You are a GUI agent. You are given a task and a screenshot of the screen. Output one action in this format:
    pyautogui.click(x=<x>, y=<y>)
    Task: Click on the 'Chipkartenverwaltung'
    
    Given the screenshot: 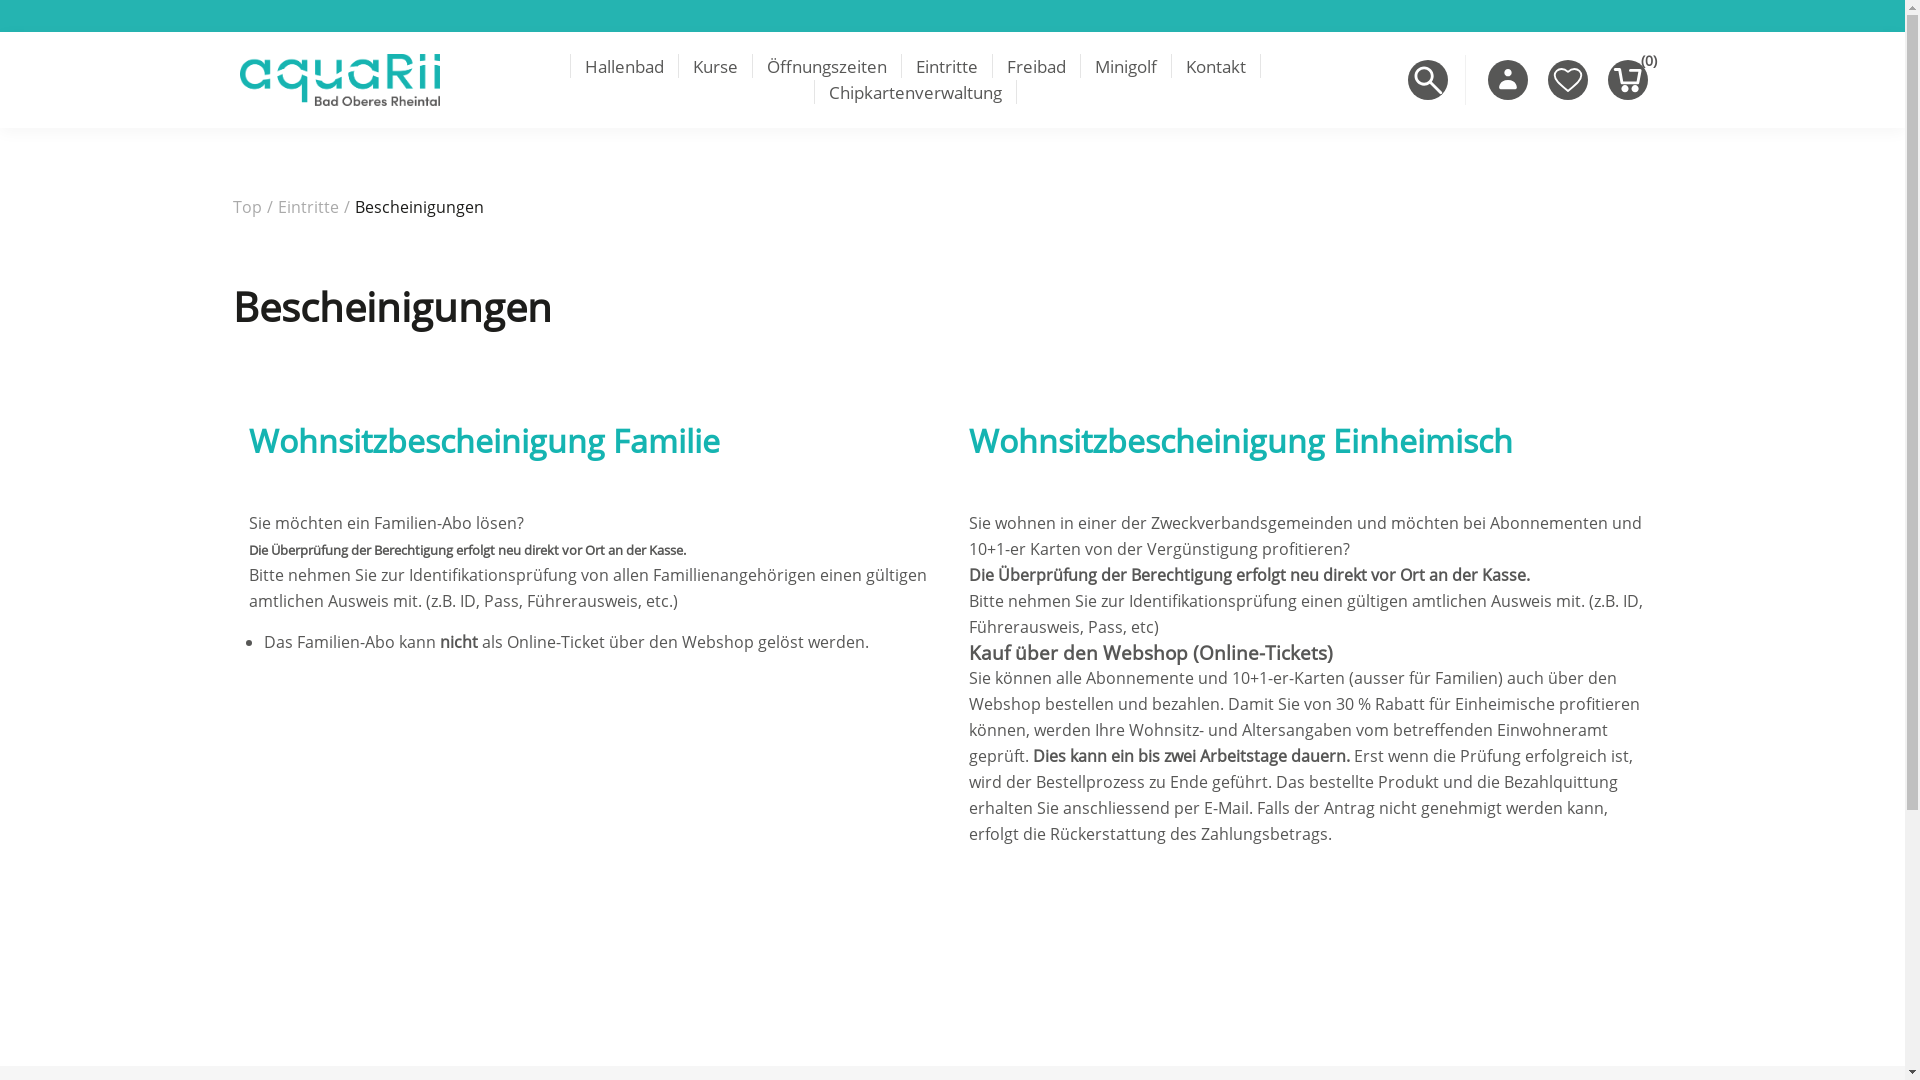 What is the action you would take?
    pyautogui.click(x=914, y=92)
    